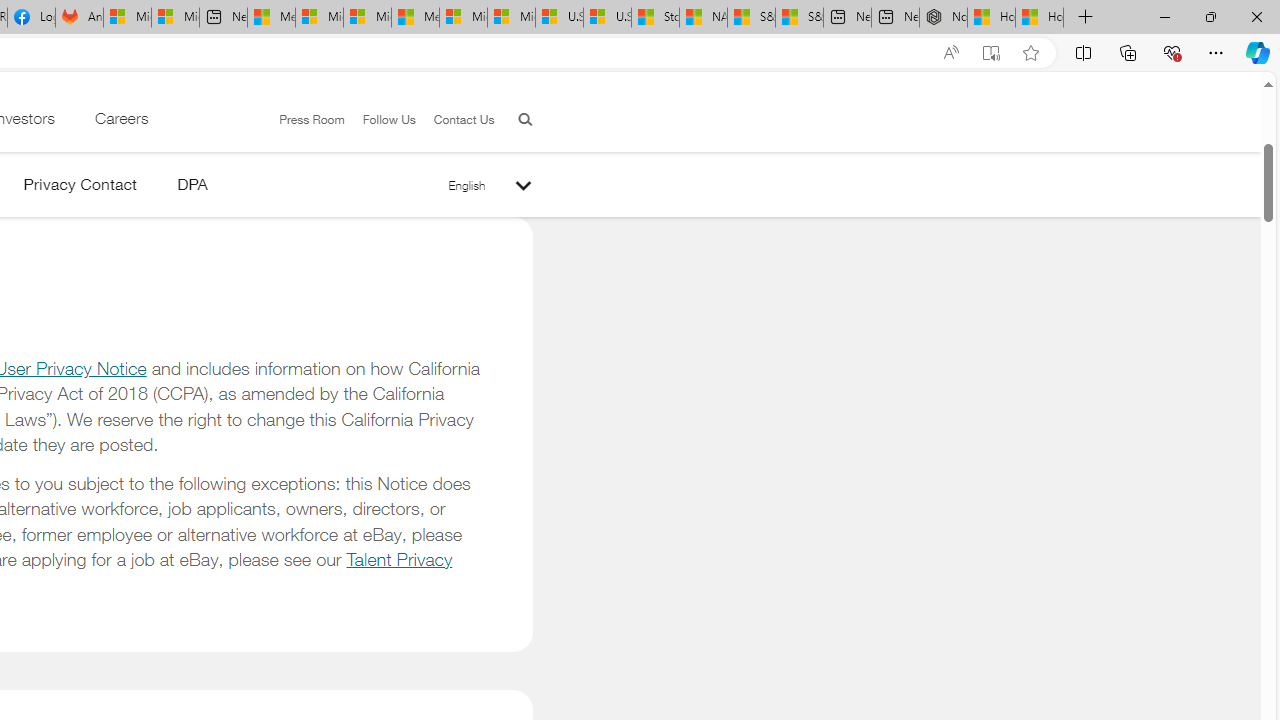  I want to click on 'How to Use a Monitor With Your Closed Laptop', so click(1040, 17).